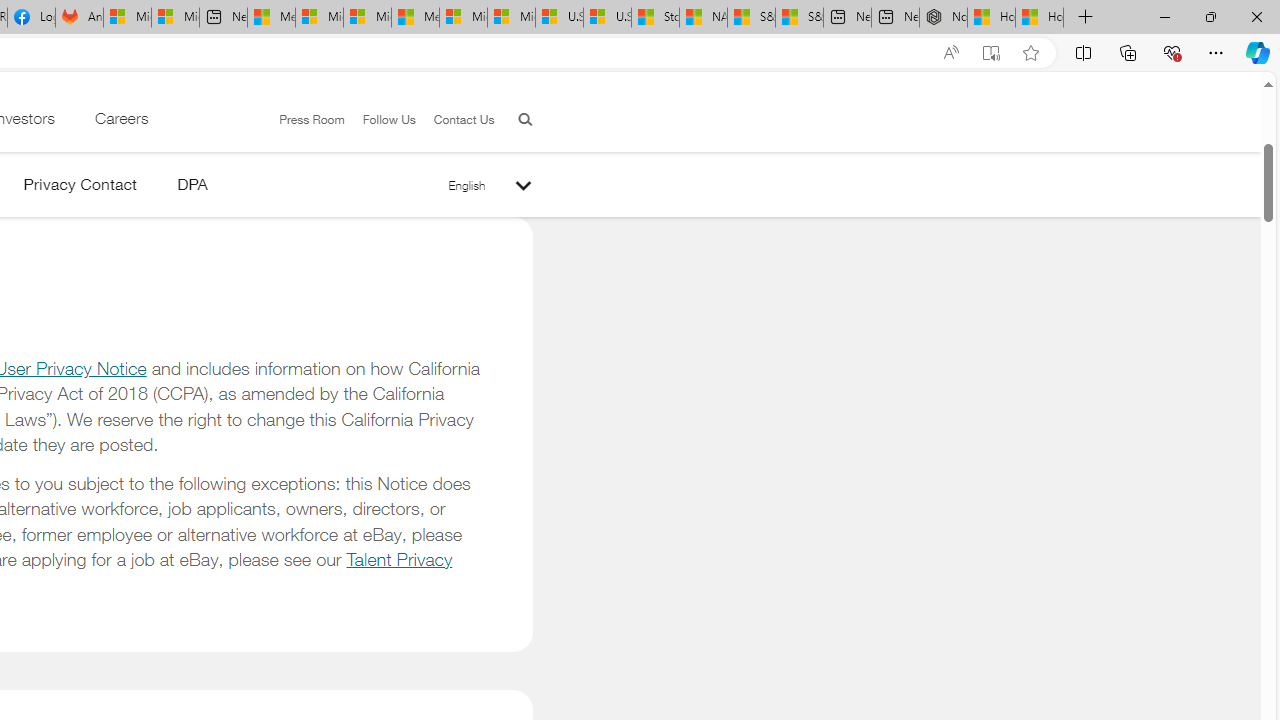  I want to click on 'How to Use a Monitor With Your Closed Laptop', so click(1040, 17).